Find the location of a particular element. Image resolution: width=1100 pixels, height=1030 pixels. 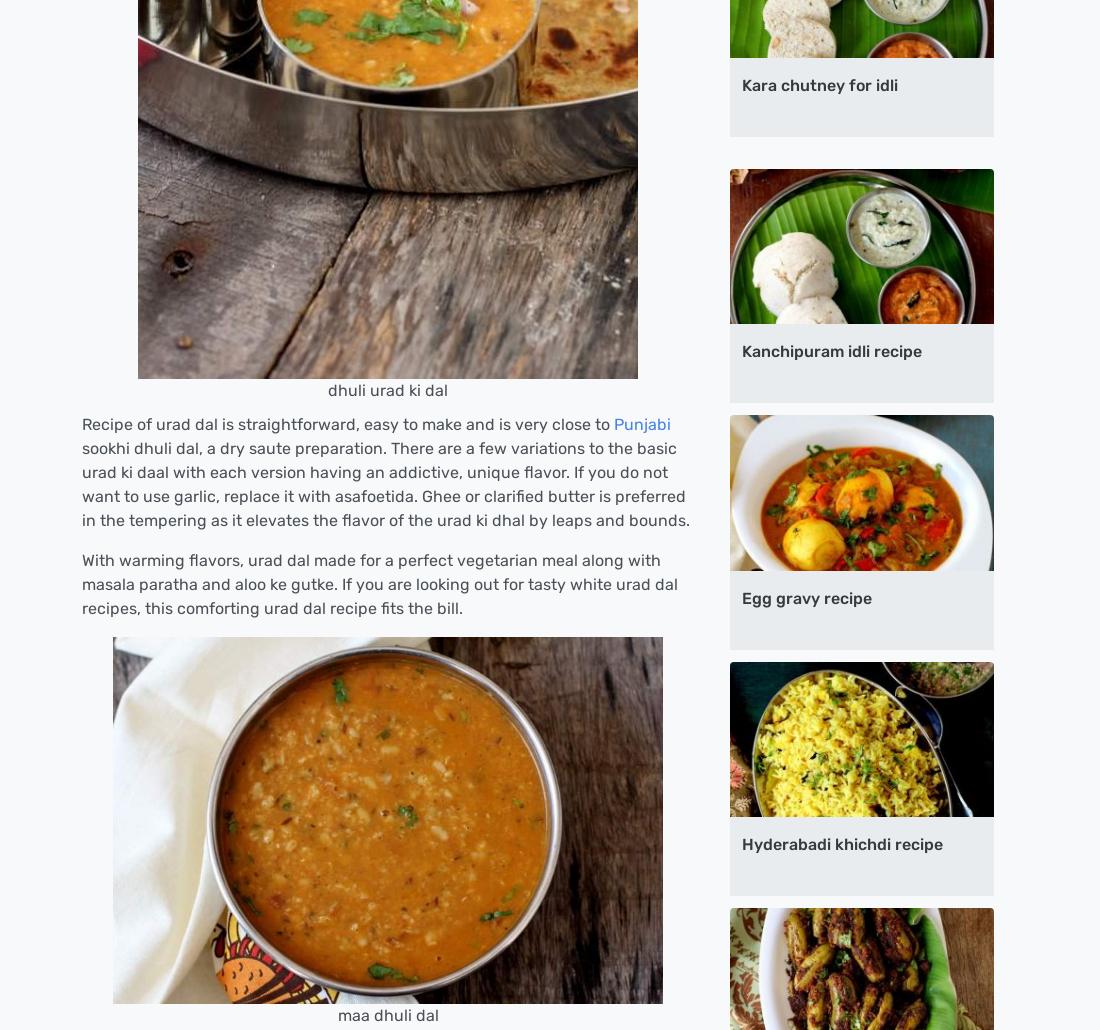

'Kanchipuram idli recipe' is located at coordinates (740, 351).